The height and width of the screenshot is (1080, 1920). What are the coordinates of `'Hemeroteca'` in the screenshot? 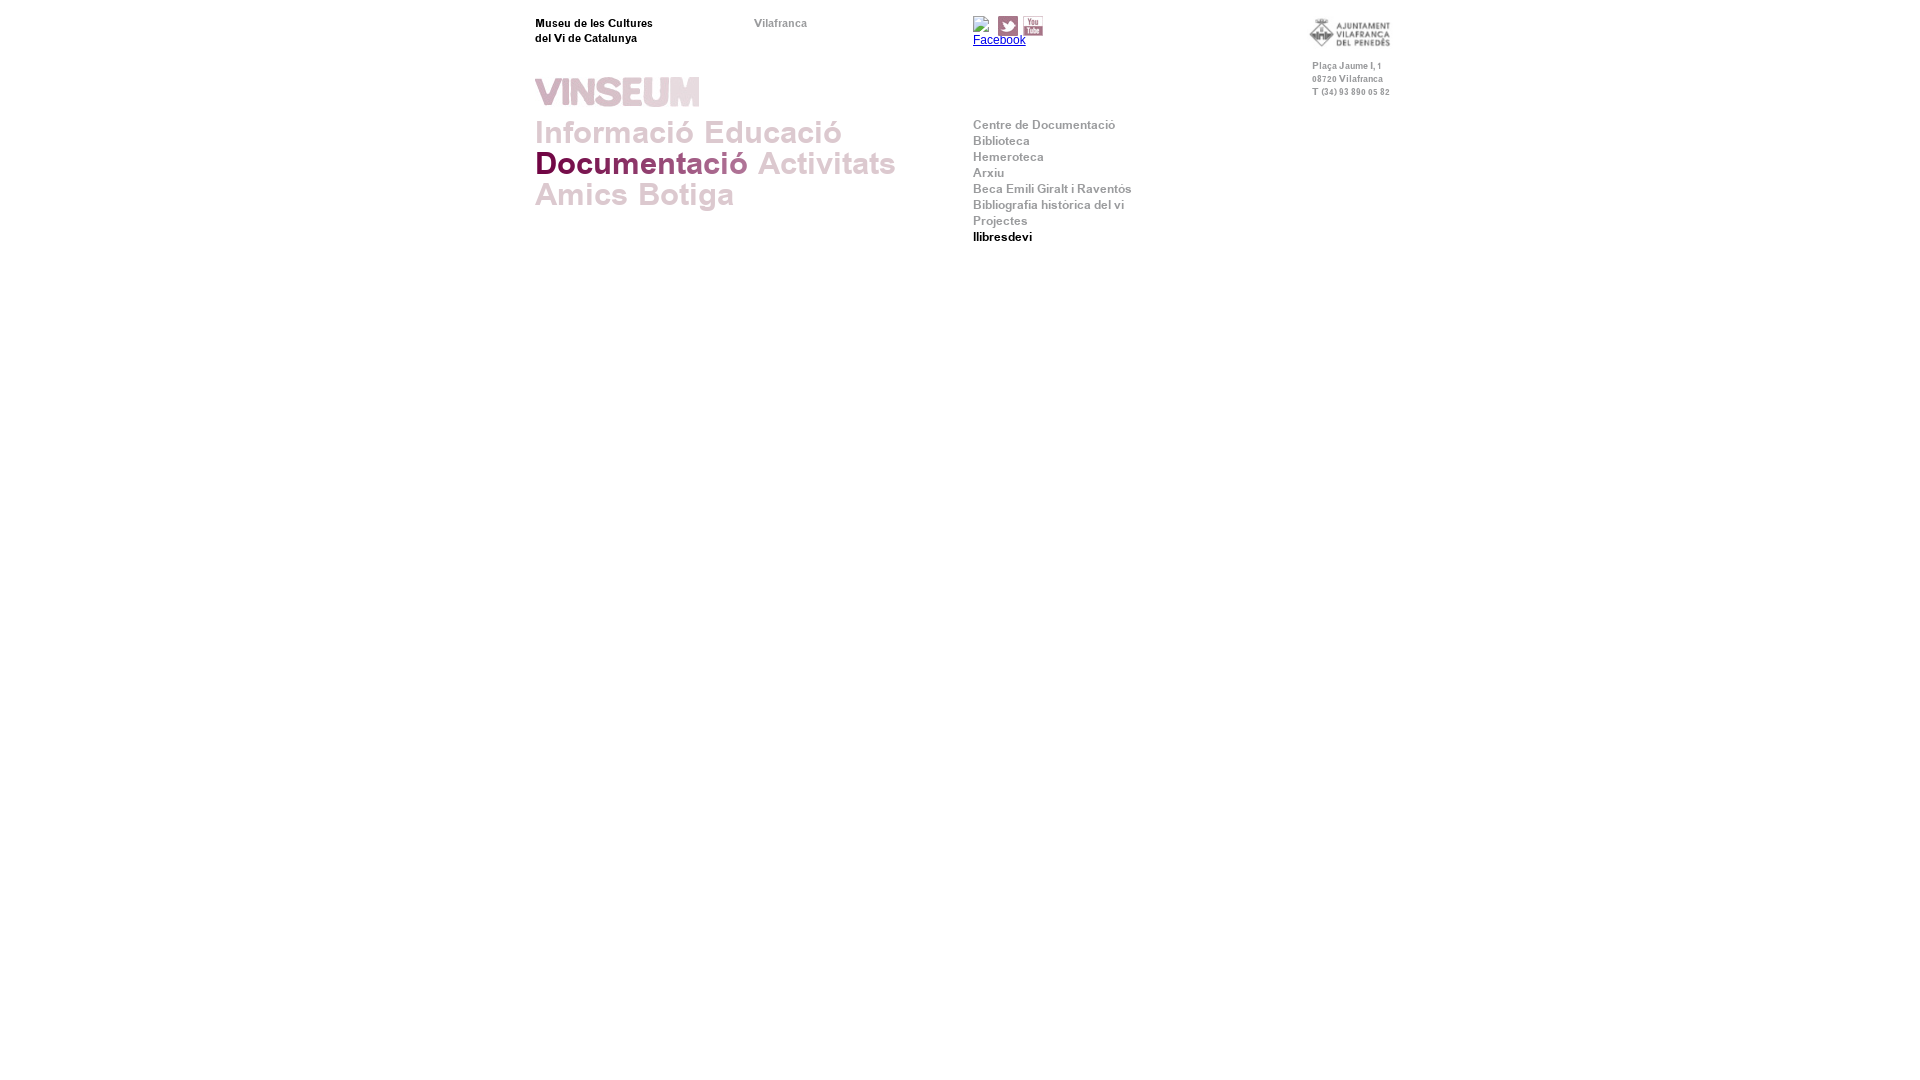 It's located at (973, 156).